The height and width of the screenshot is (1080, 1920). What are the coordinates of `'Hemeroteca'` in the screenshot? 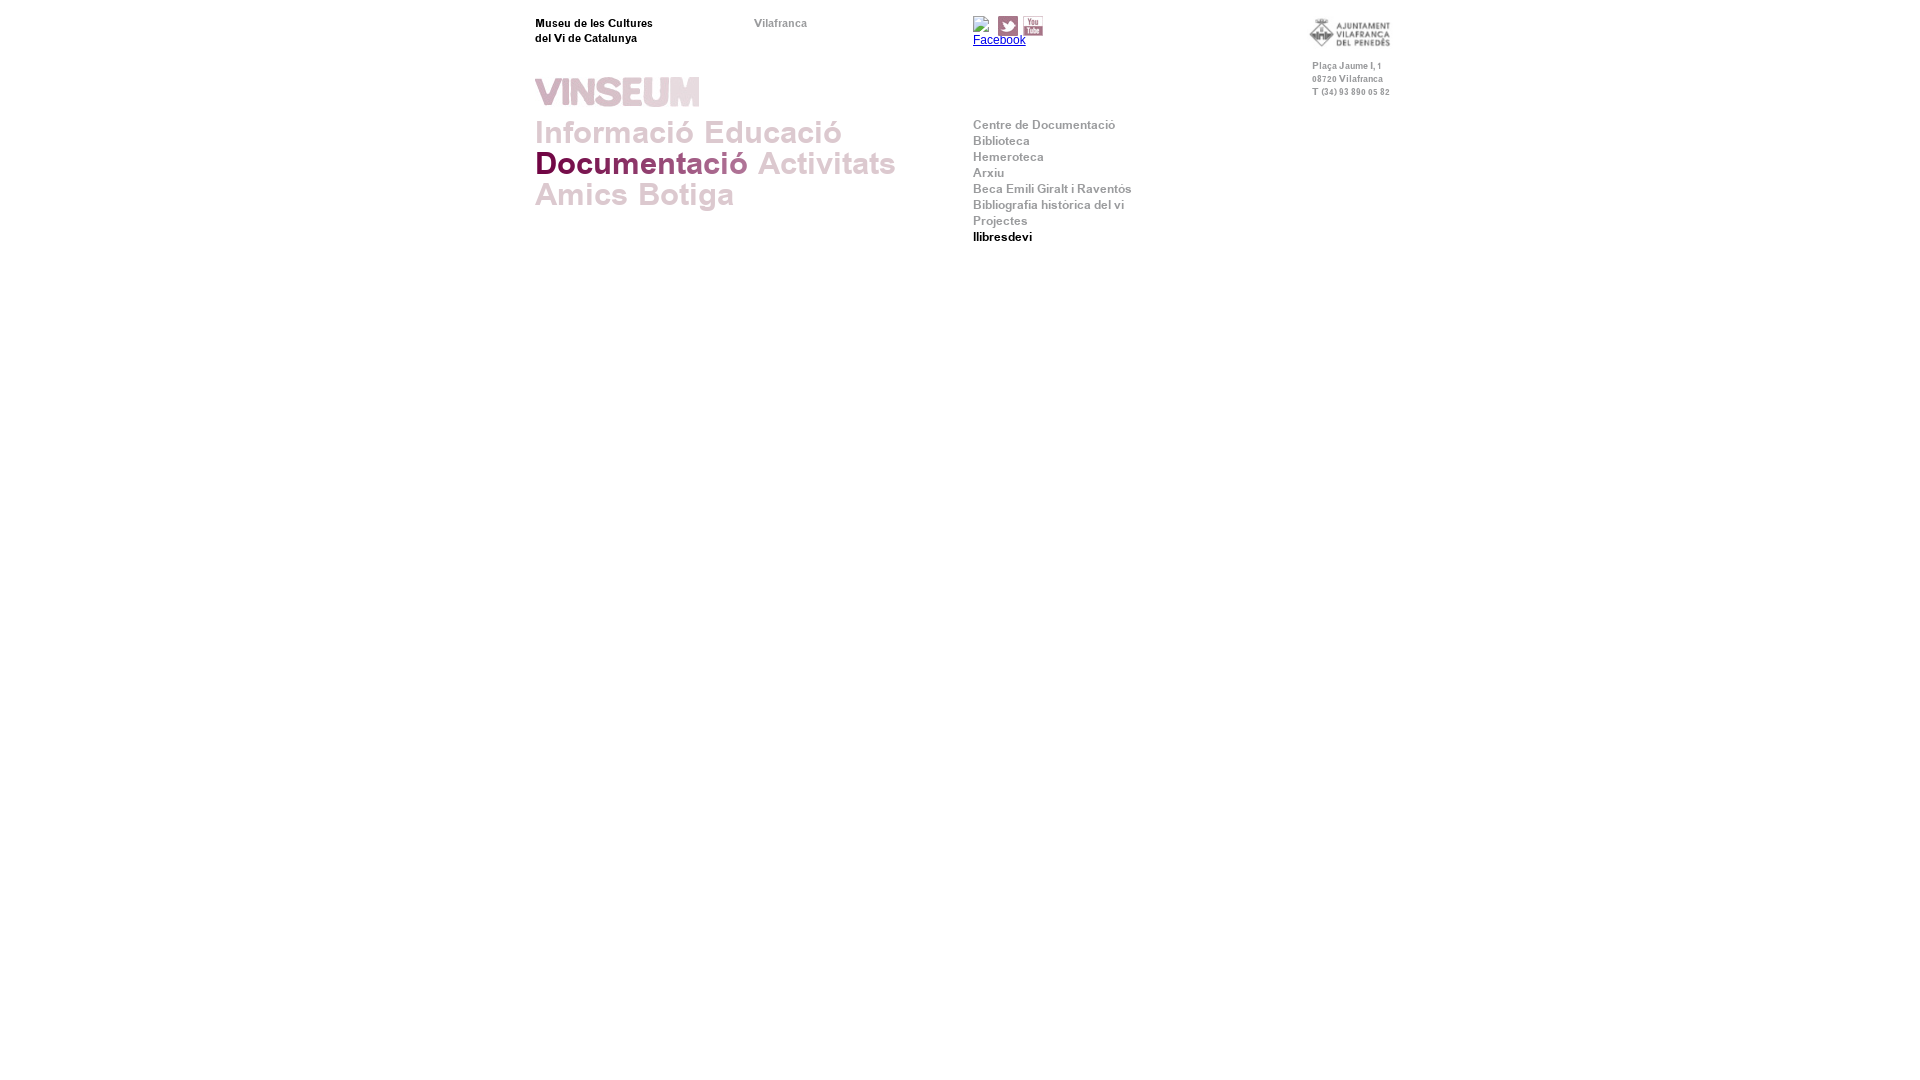 It's located at (973, 156).